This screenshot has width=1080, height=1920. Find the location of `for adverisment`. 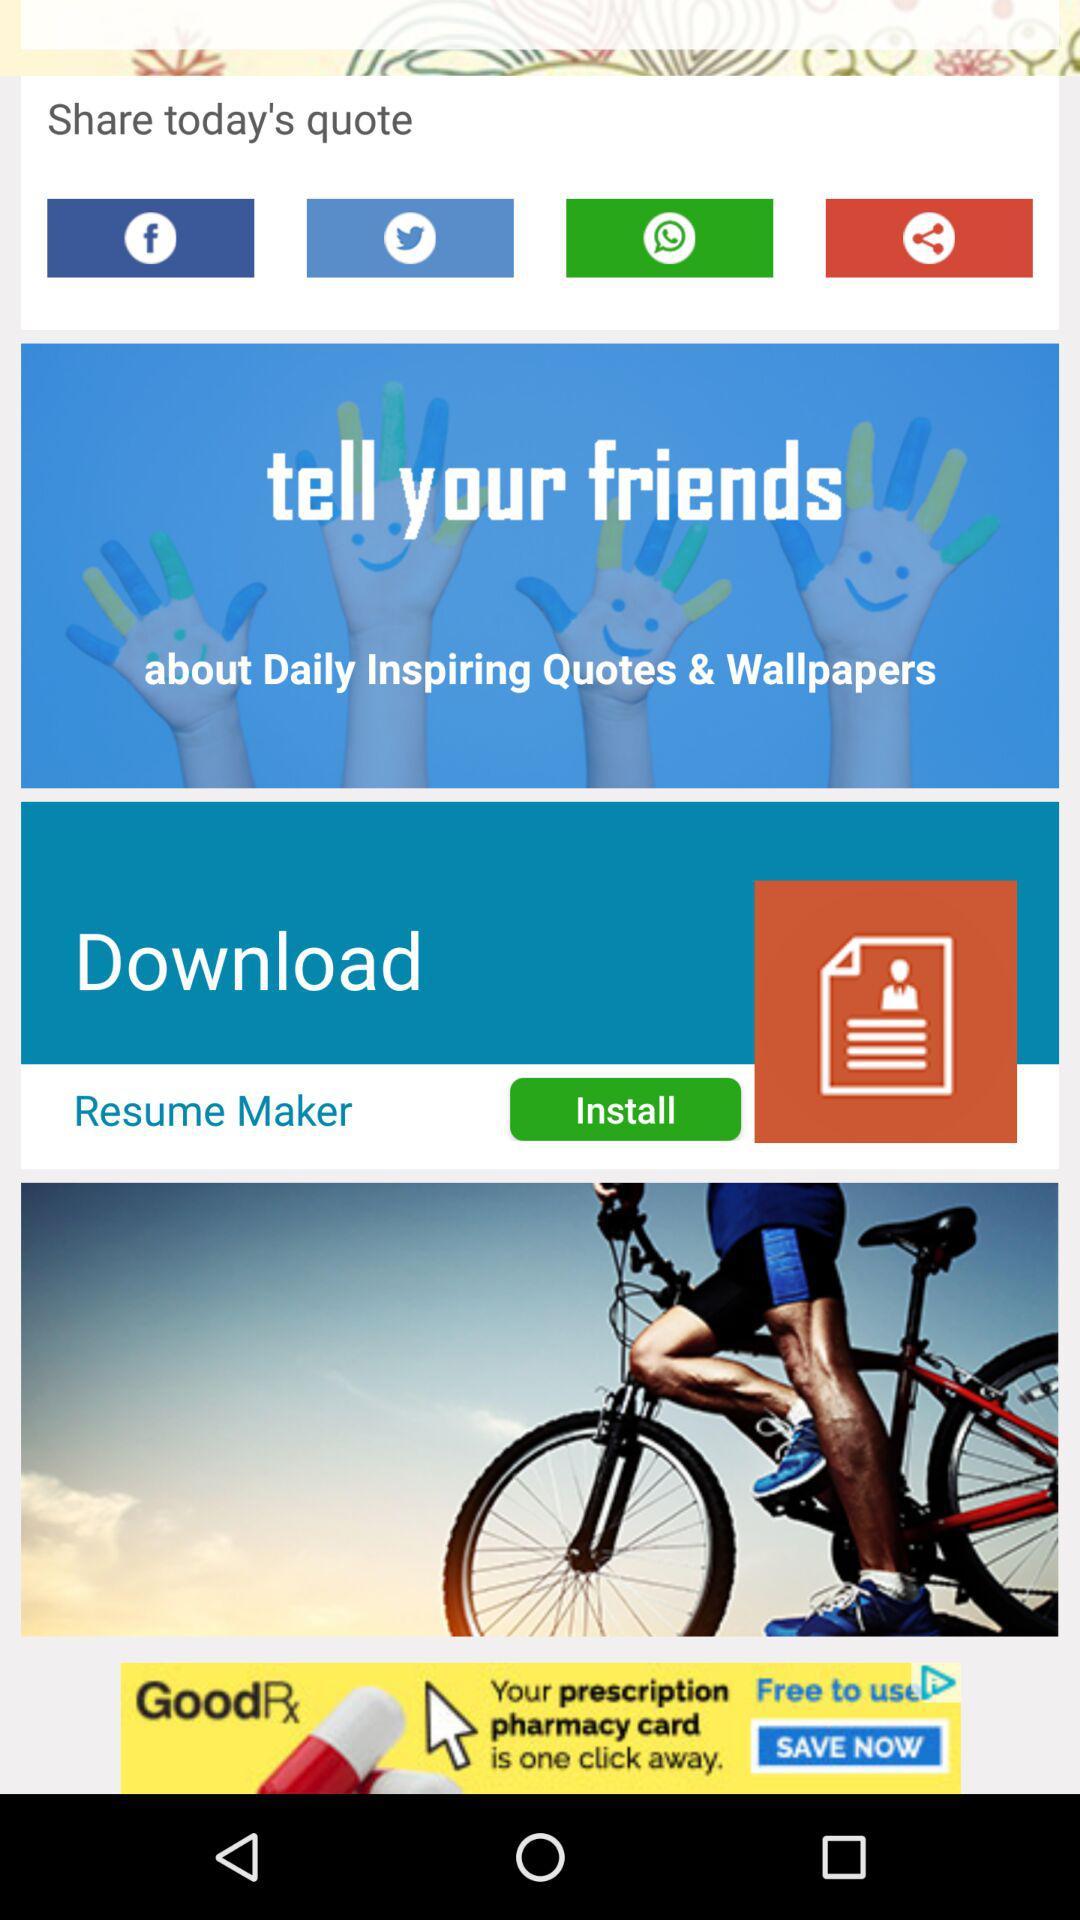

for adverisment is located at coordinates (540, 1727).